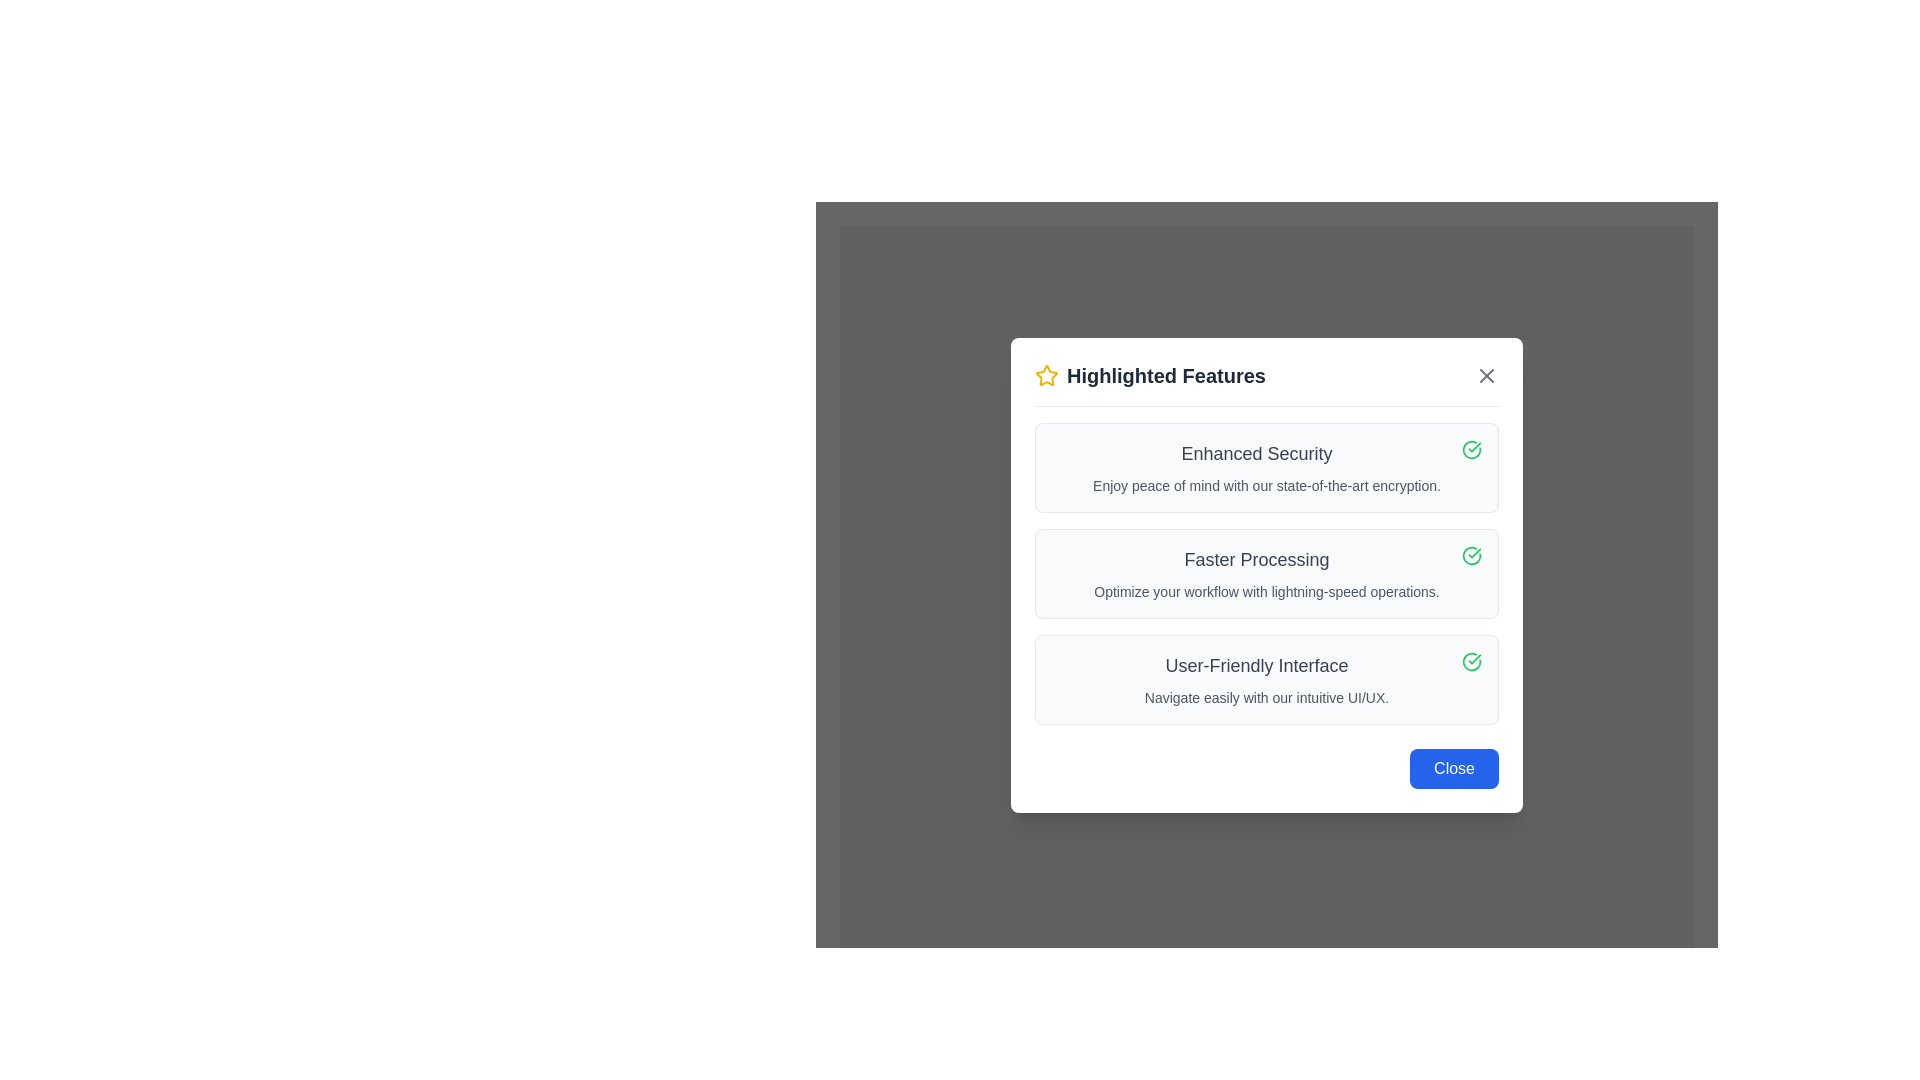  Describe the element at coordinates (1266, 696) in the screenshot. I see `the static descriptive text below the 'User-Friendly Interface' heading, which emphasizes the ease of use and intuitive nature of the UI/UX designs` at that location.